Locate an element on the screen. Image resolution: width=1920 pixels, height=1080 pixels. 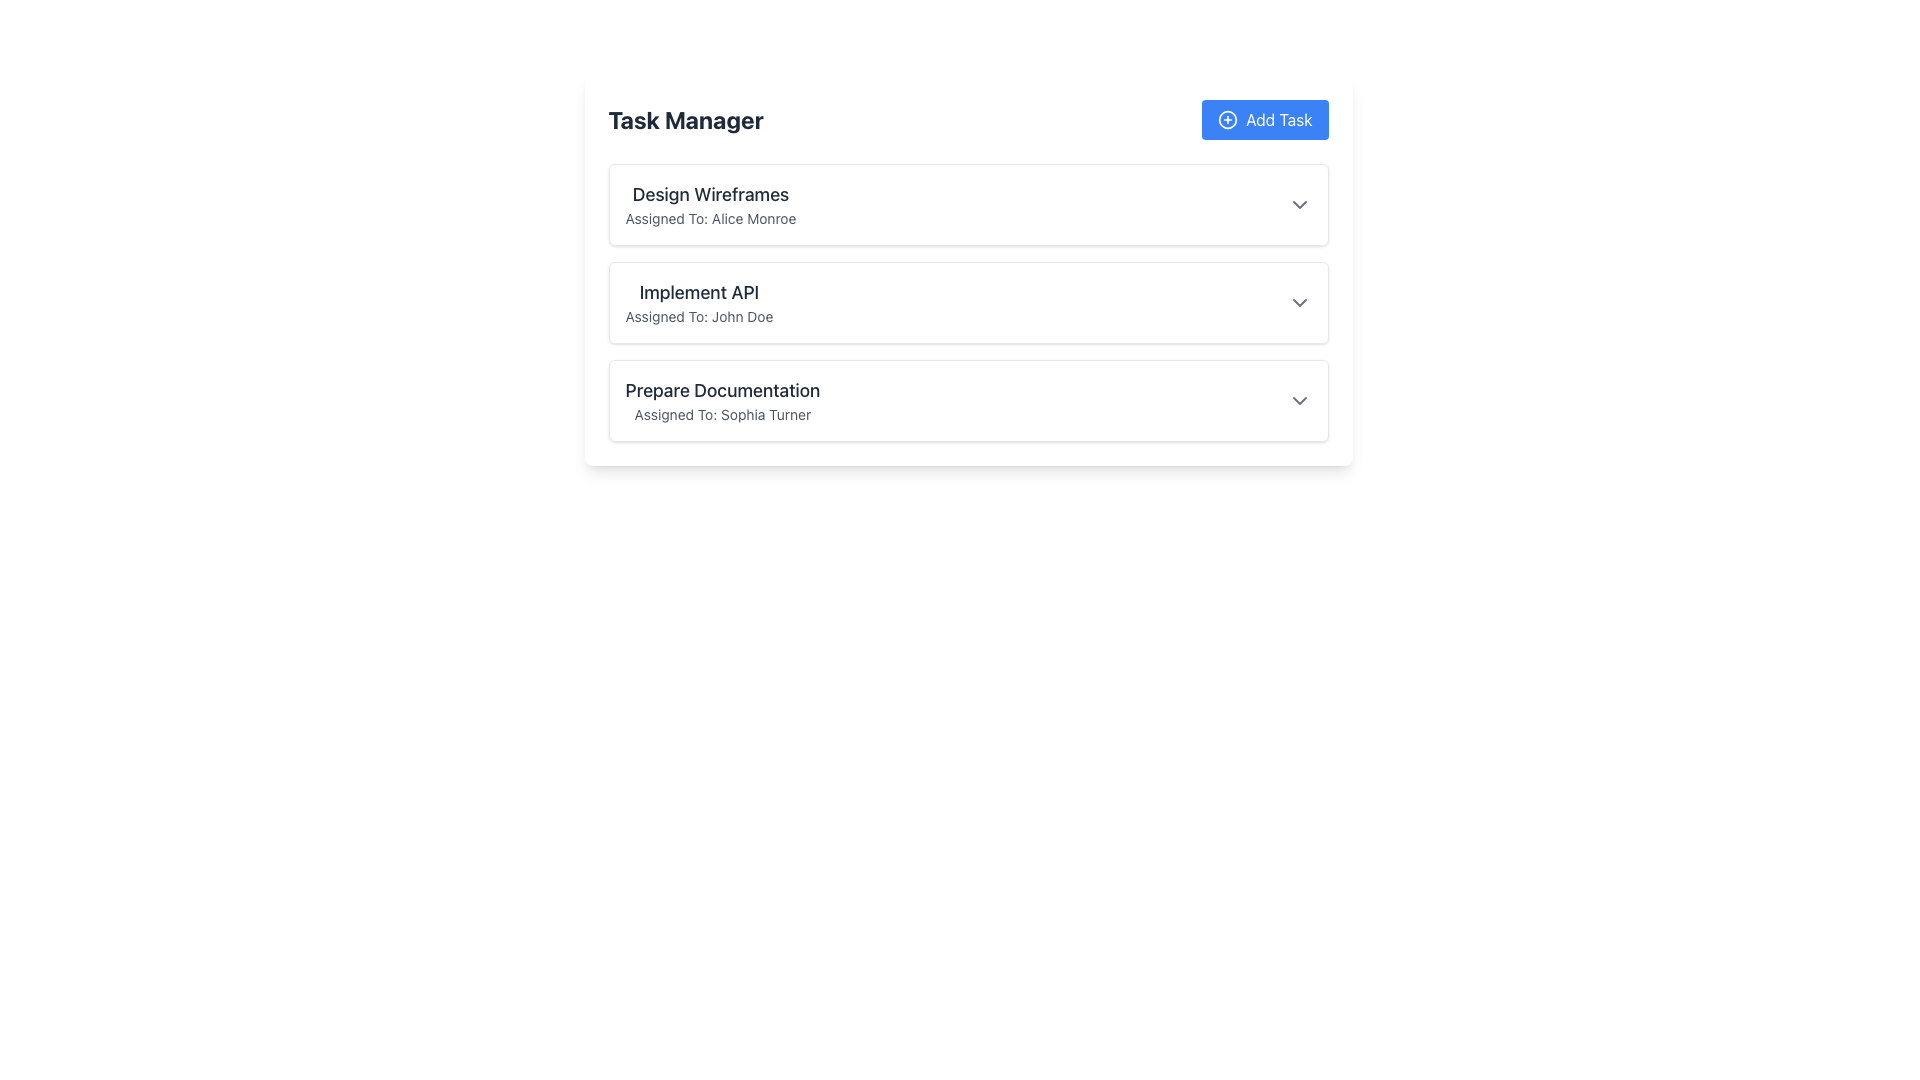
the downward-facing chevron icon with a thin outline and gray color, located beside the 'Implement API' label in the task list is located at coordinates (1299, 303).